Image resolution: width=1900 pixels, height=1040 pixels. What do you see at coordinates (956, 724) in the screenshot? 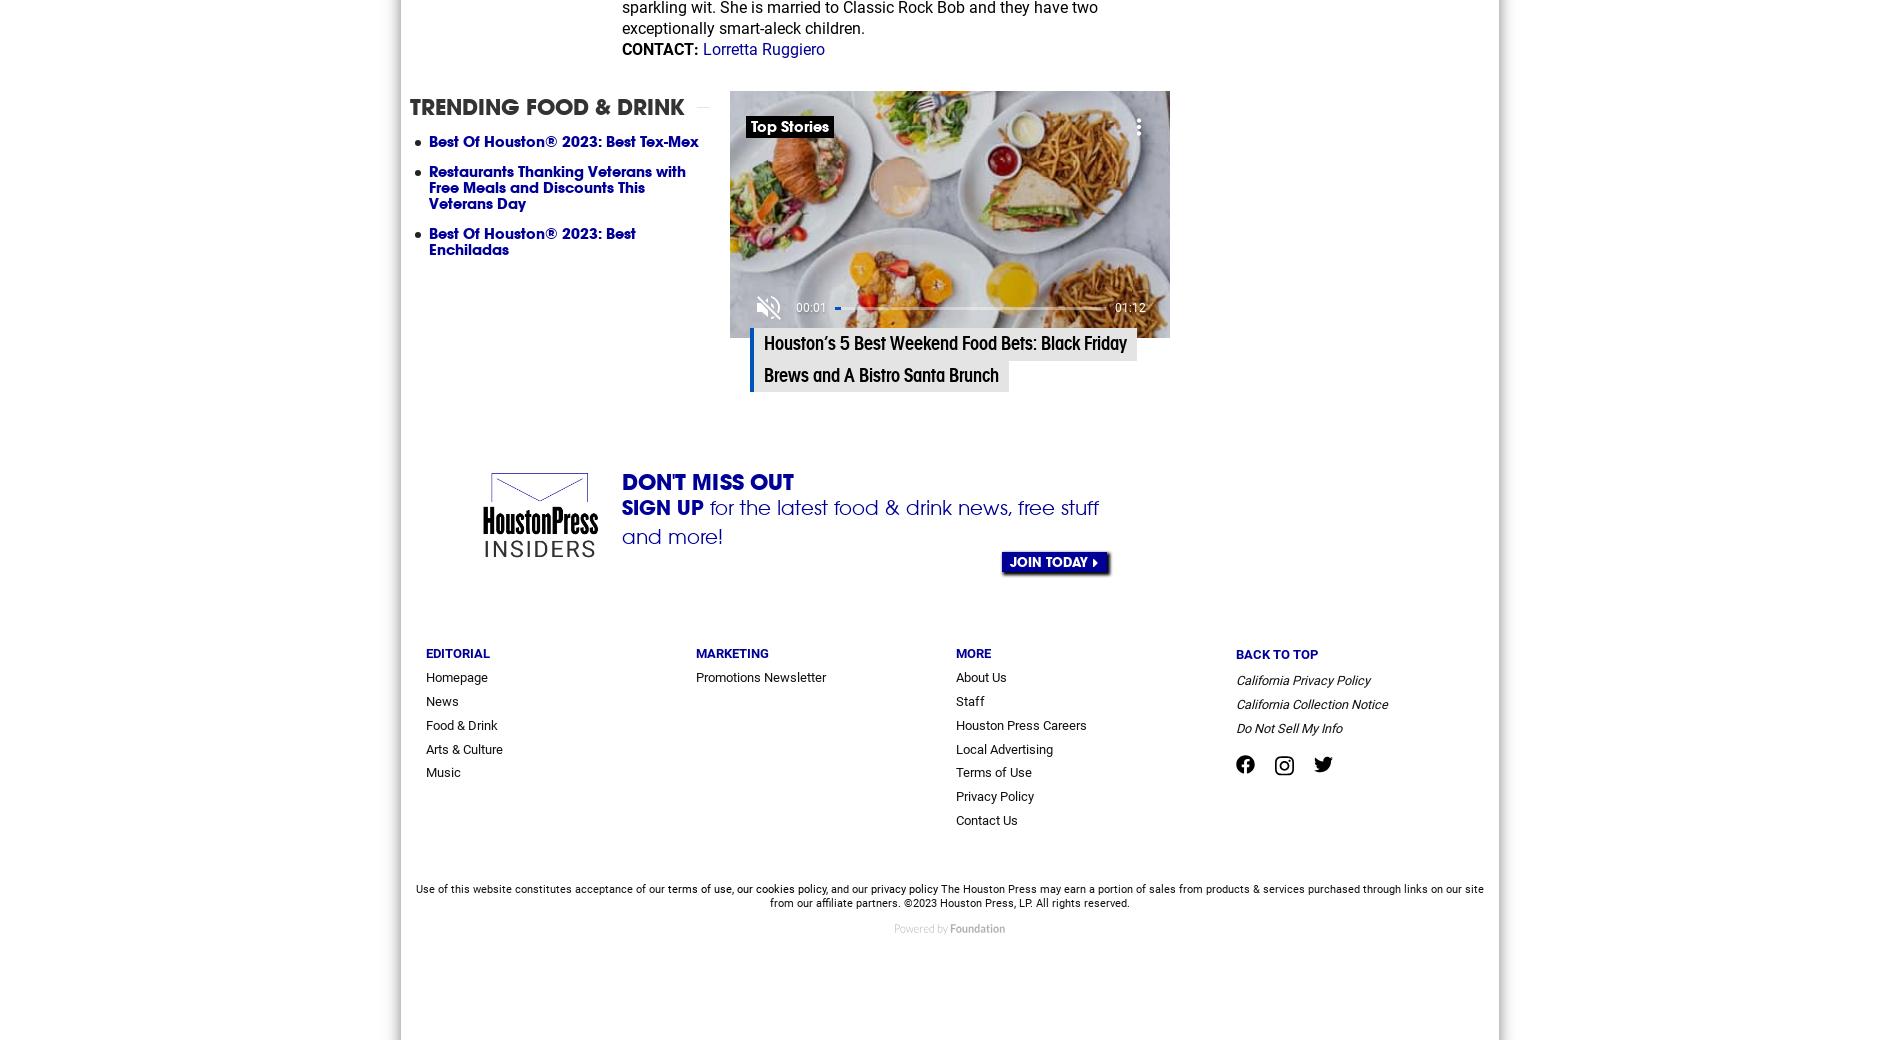
I see `'Houston Press Careers'` at bounding box center [956, 724].